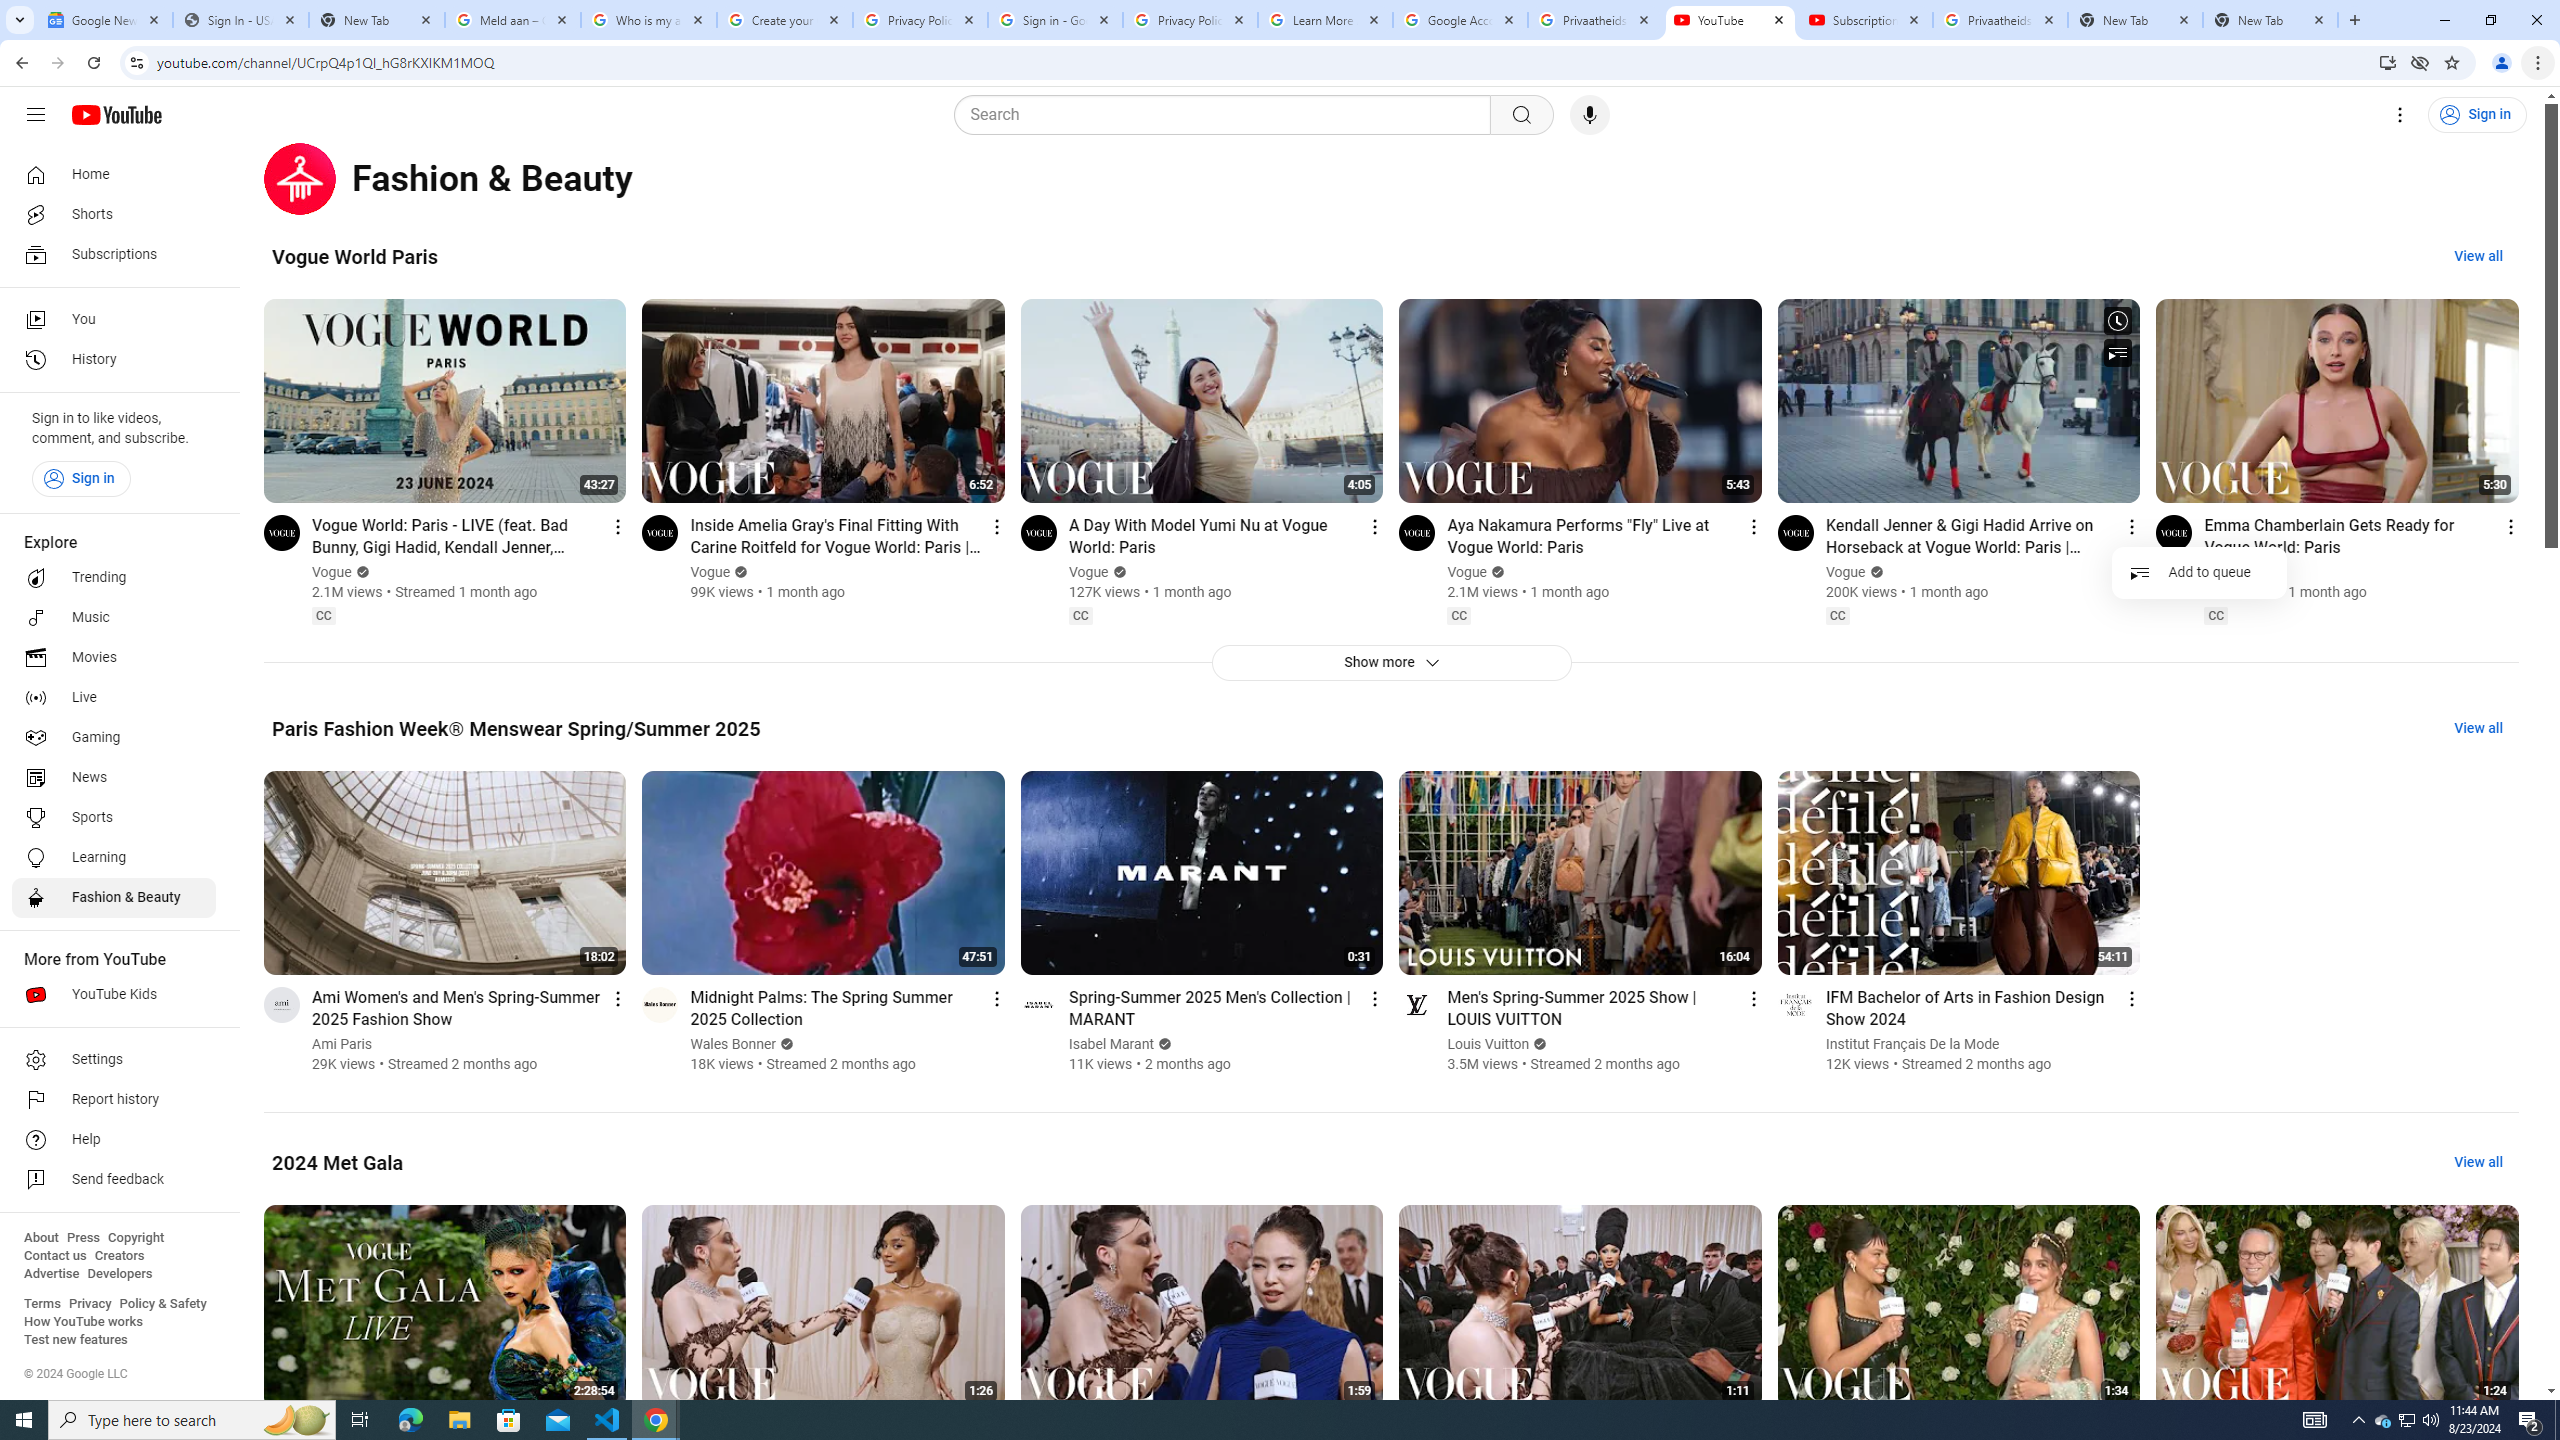  What do you see at coordinates (41, 1302) in the screenshot?
I see `'Terms'` at bounding box center [41, 1302].